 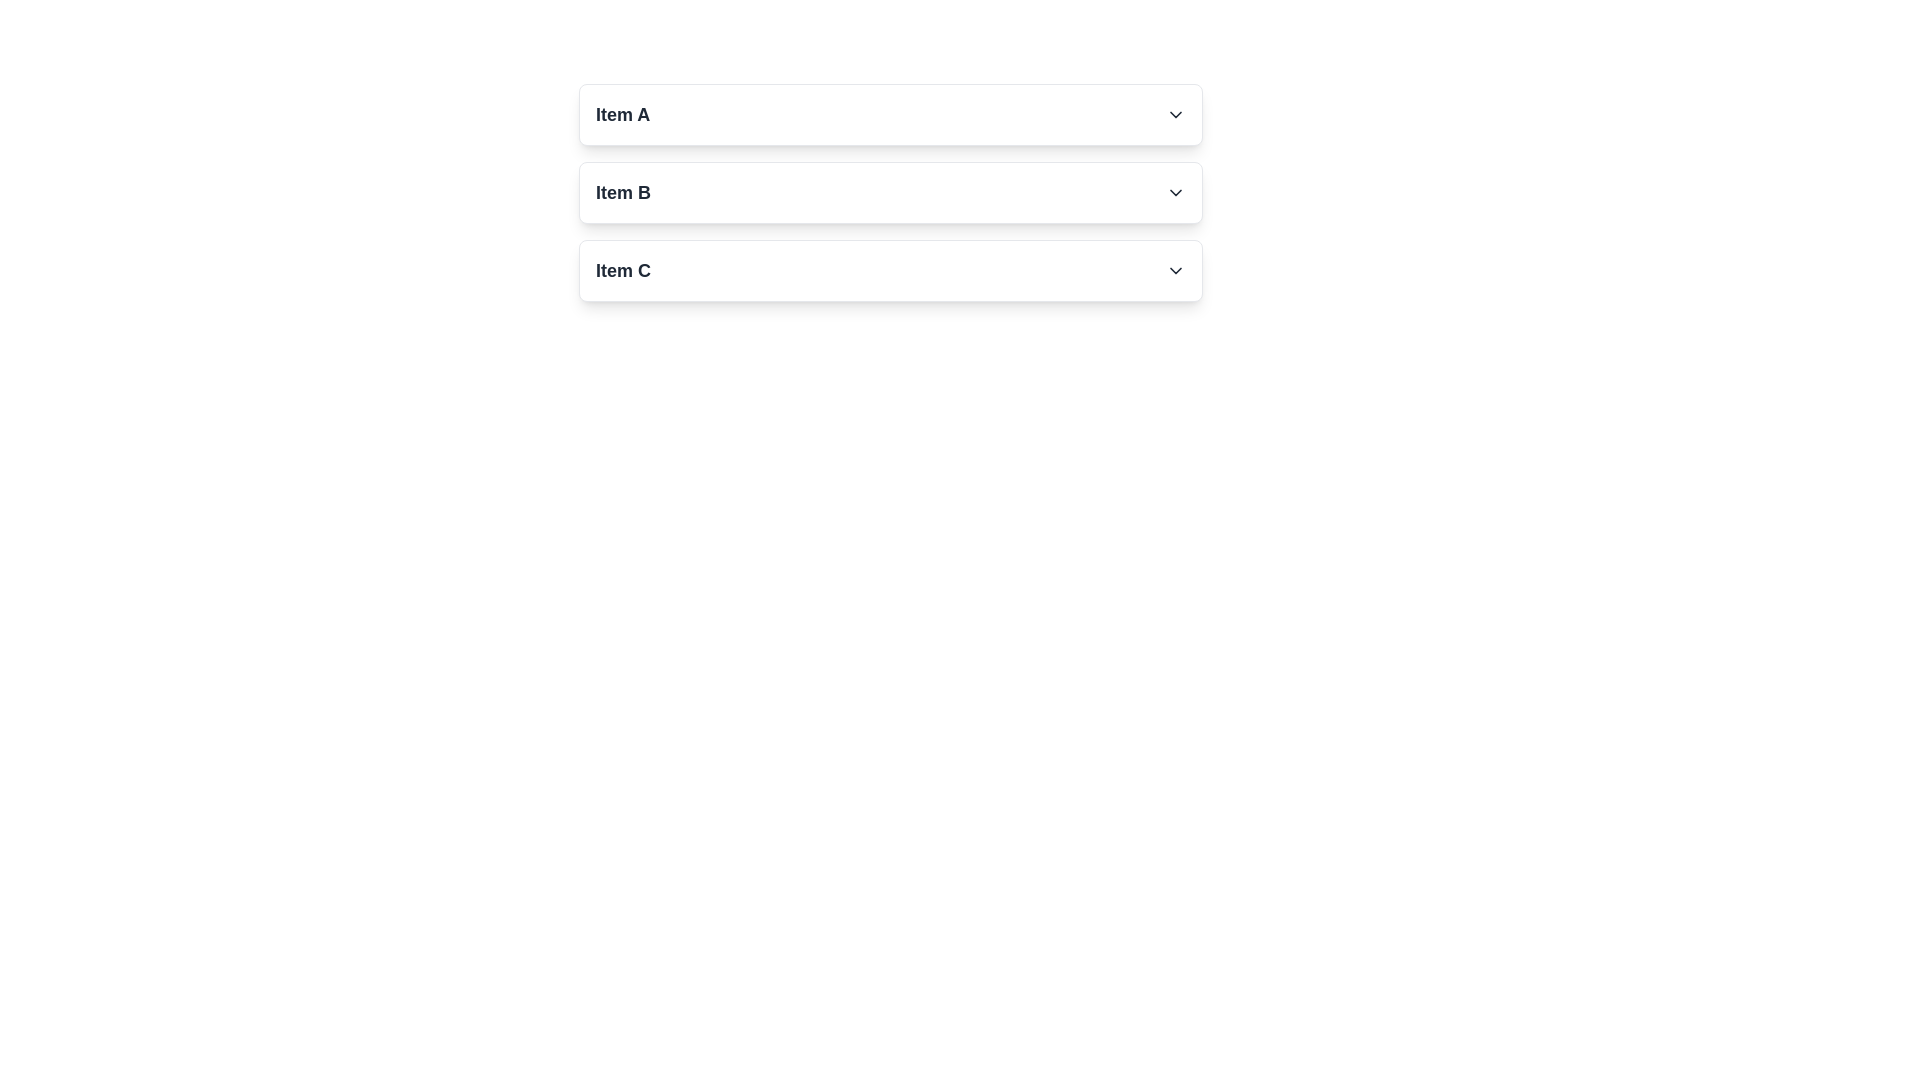 I want to click on the downward-facing chevron icon located to the far right of the 'Item C' menu header, so click(x=1176, y=270).